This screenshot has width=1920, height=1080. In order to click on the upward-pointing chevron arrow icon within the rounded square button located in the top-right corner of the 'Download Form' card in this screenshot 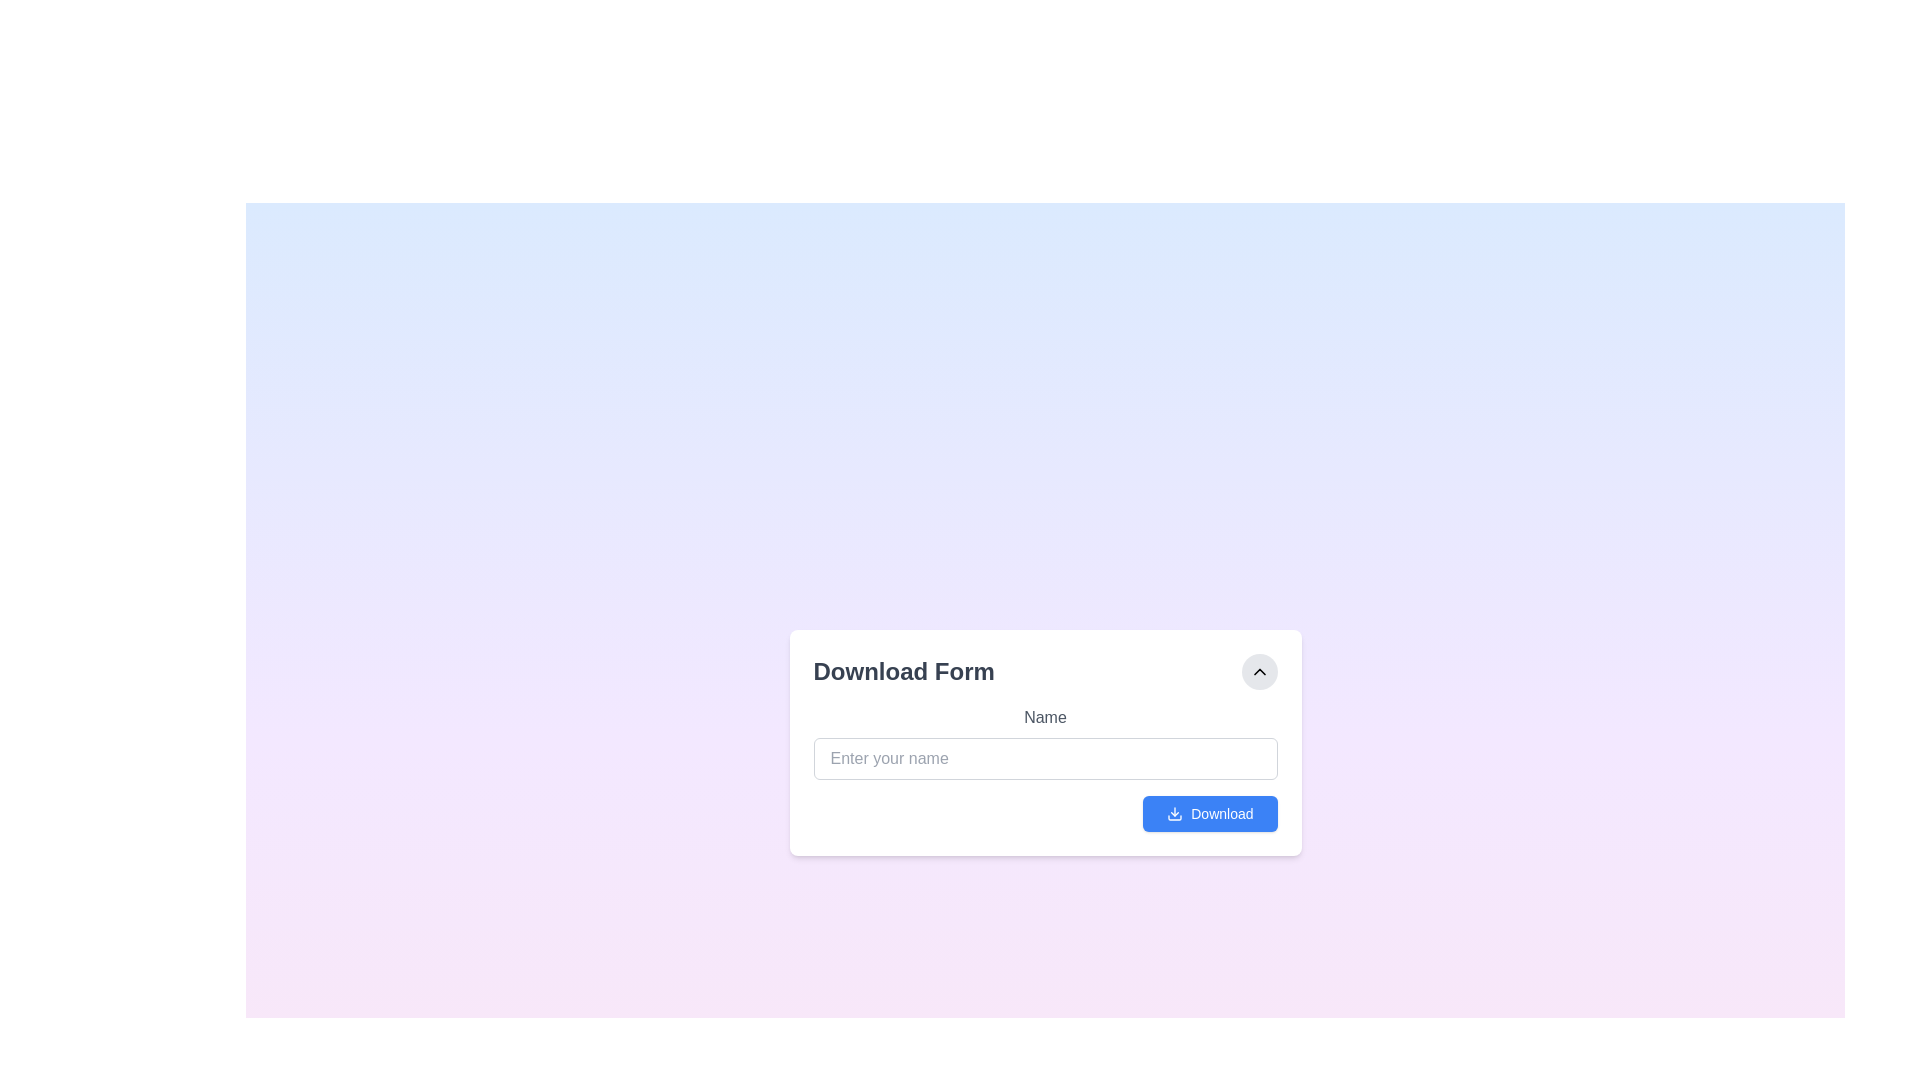, I will do `click(1258, 671)`.